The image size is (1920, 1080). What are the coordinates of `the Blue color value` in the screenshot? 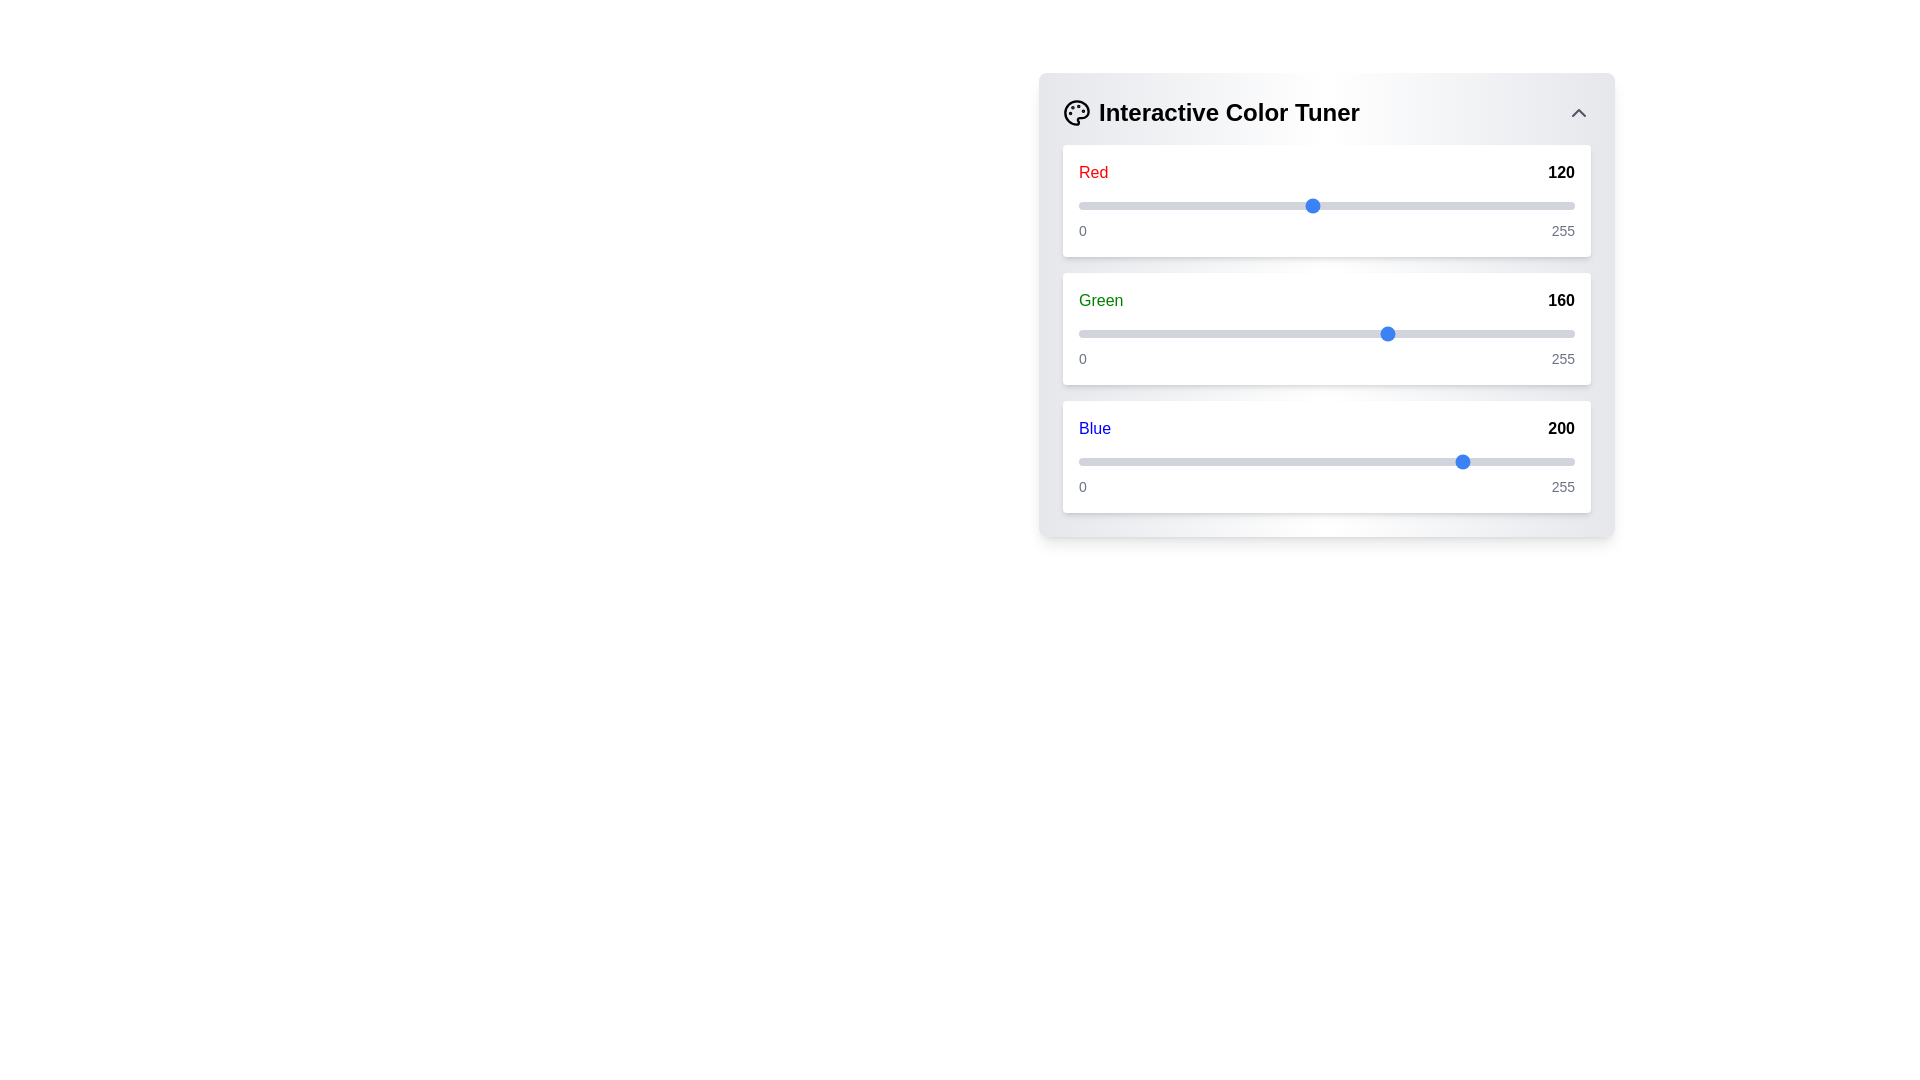 It's located at (1302, 462).